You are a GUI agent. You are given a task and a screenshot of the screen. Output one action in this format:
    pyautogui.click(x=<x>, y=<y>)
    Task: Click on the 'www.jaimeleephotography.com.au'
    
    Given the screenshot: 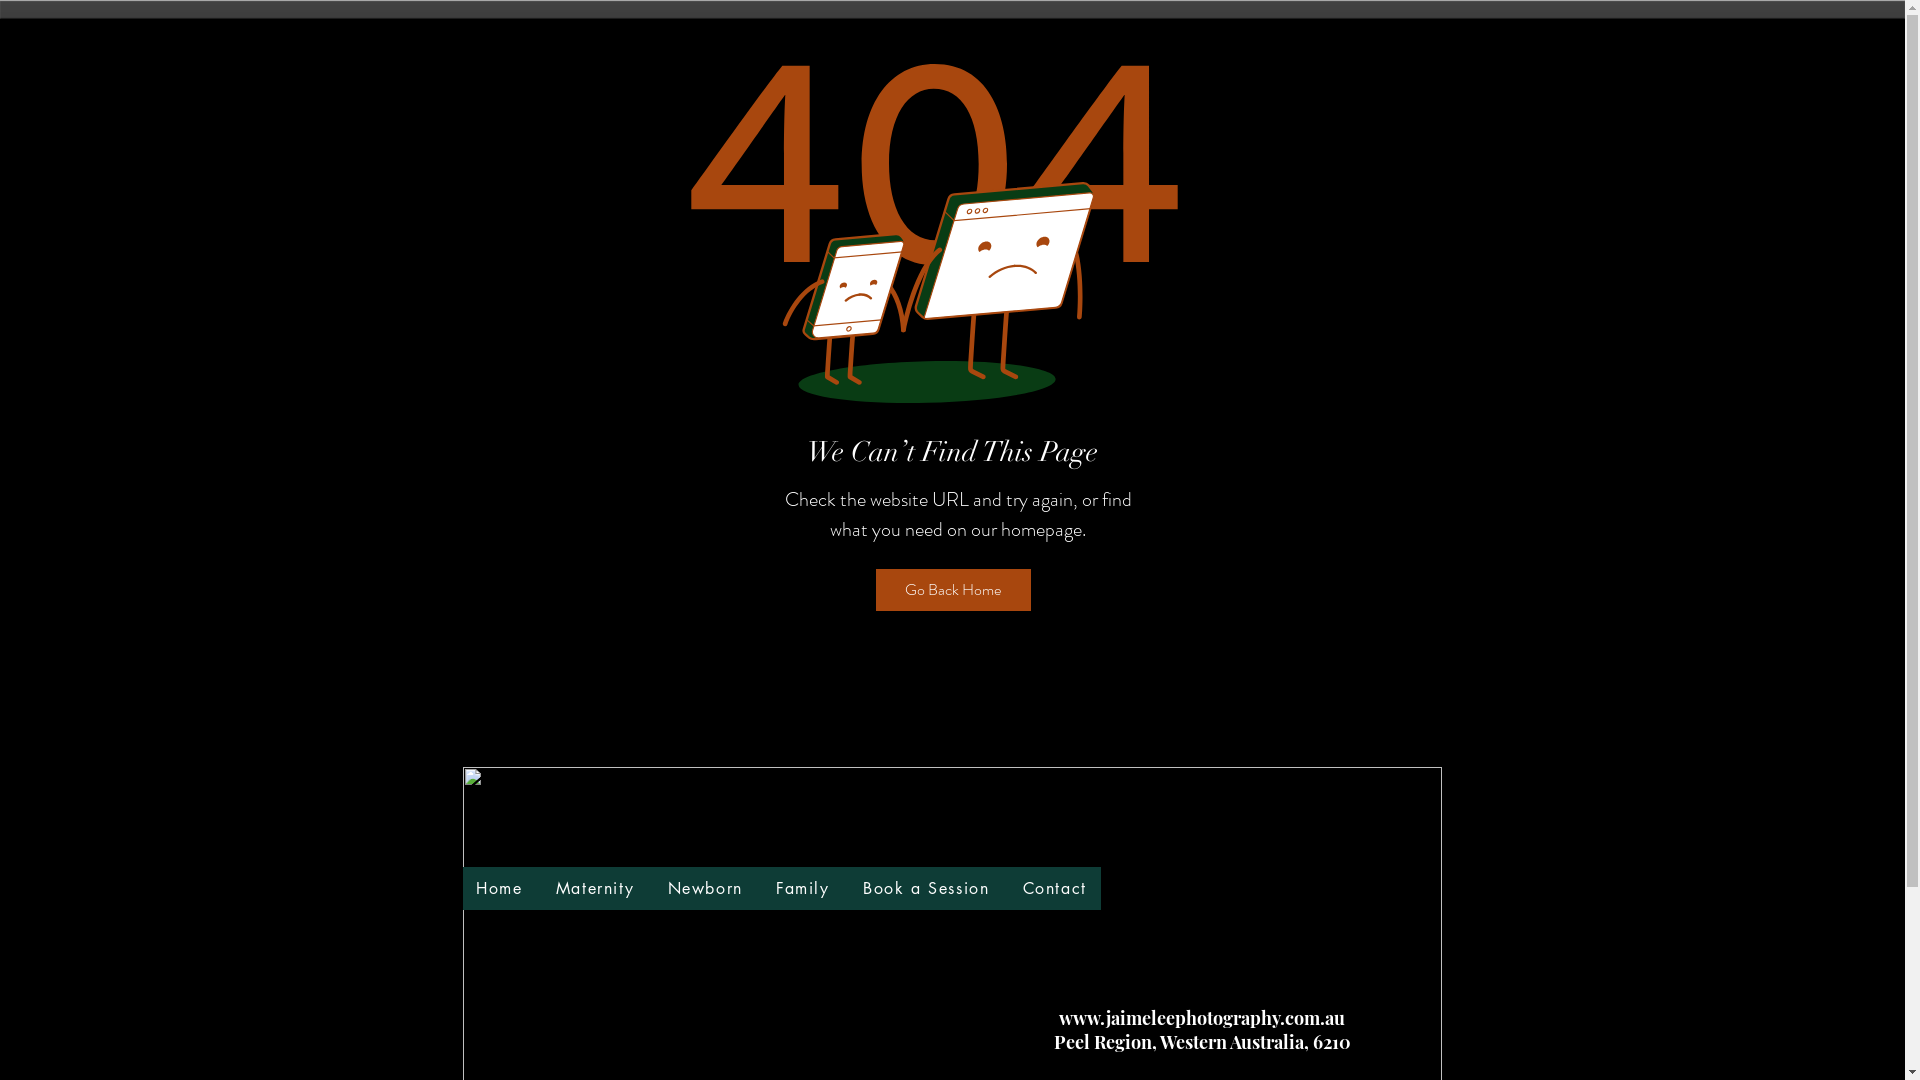 What is the action you would take?
    pyautogui.click(x=1200, y=1018)
    